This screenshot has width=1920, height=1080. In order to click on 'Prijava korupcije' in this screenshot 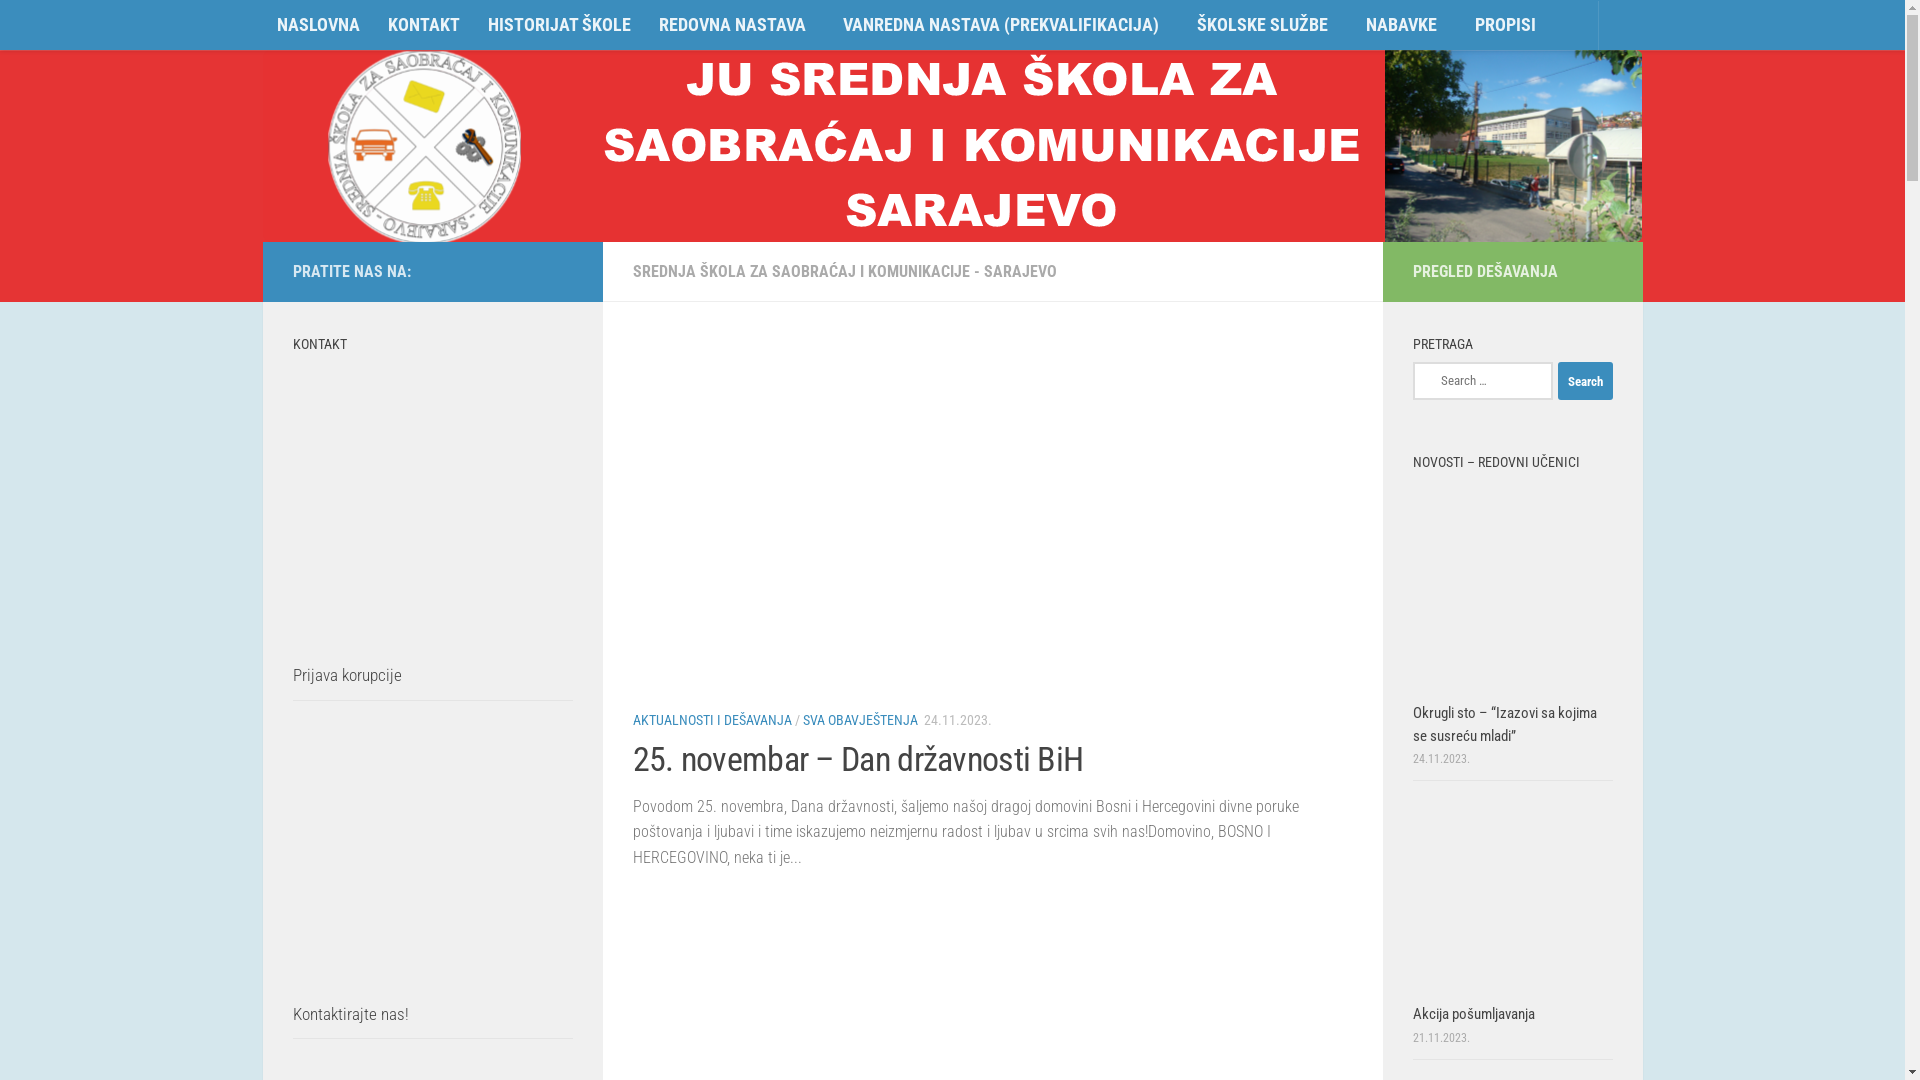, I will do `click(291, 675)`.